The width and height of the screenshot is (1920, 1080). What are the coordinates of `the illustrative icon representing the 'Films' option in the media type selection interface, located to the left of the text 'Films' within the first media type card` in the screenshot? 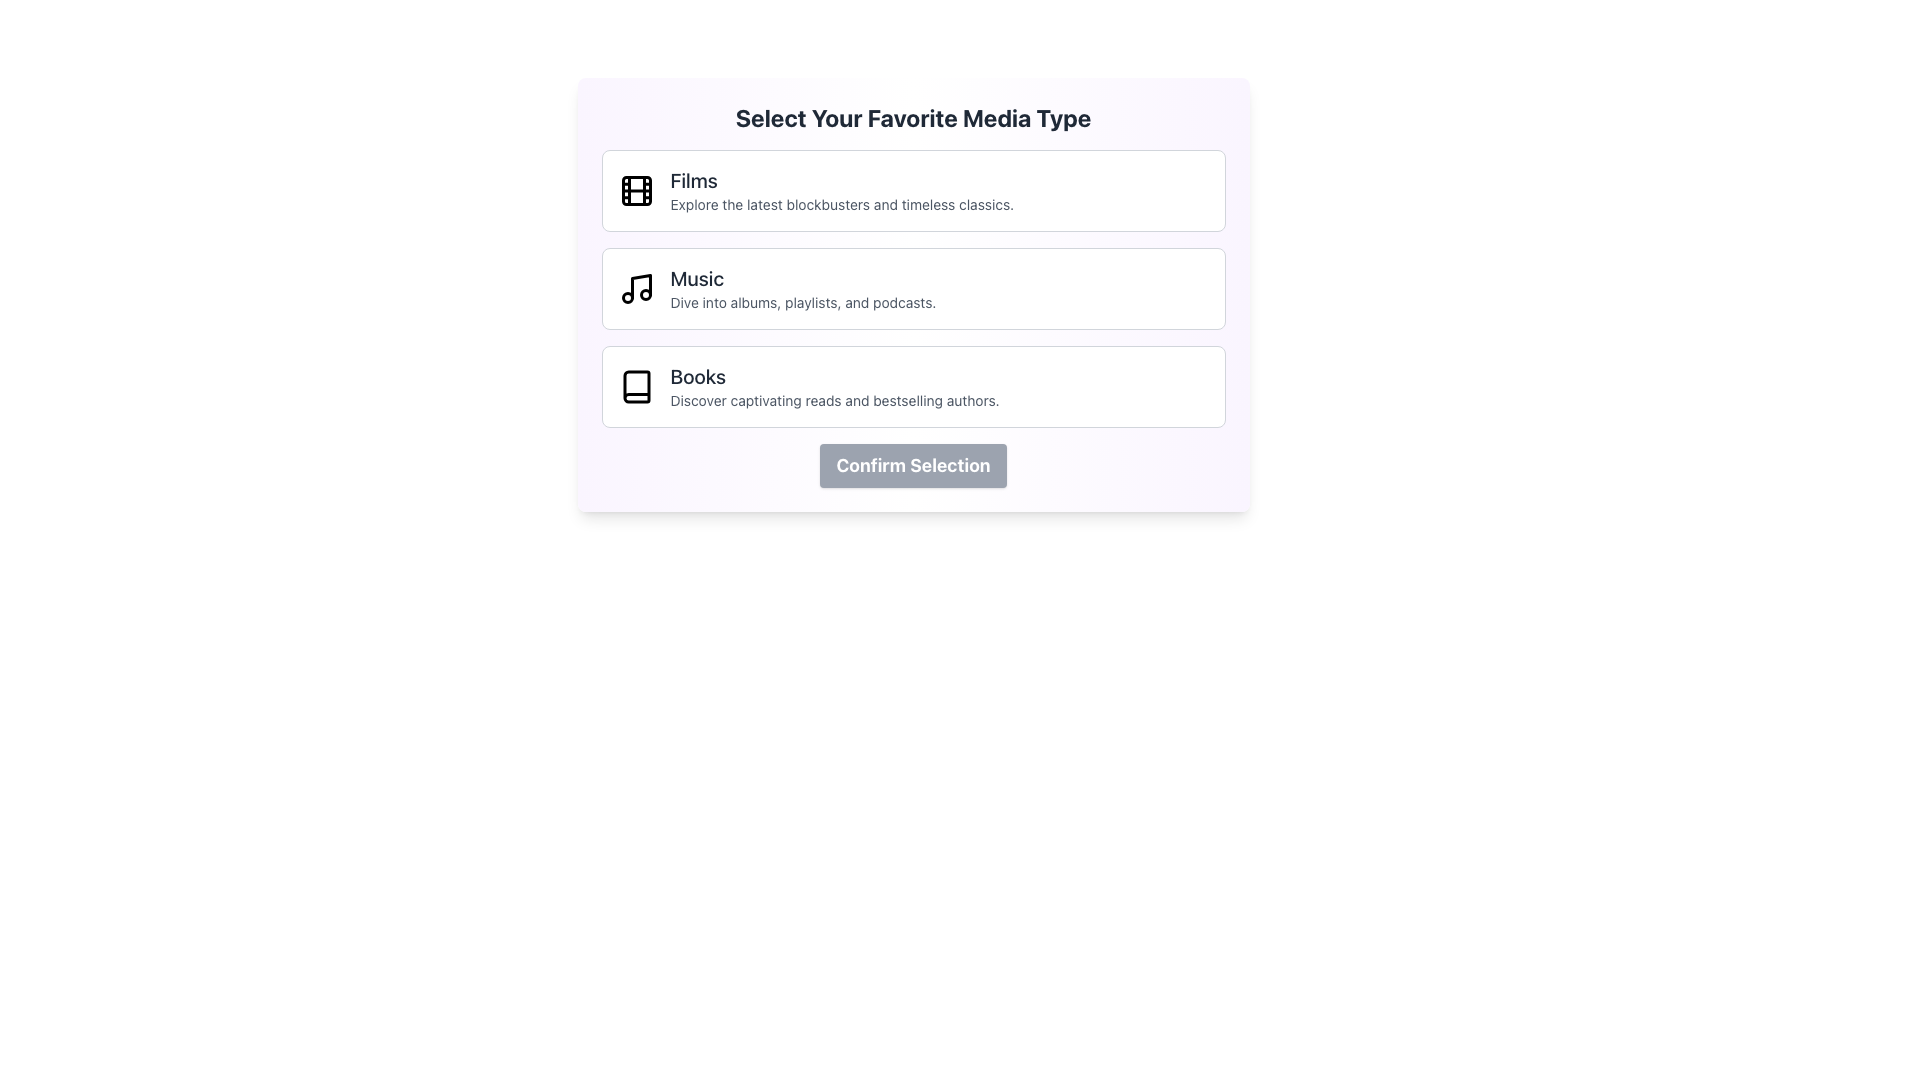 It's located at (635, 191).